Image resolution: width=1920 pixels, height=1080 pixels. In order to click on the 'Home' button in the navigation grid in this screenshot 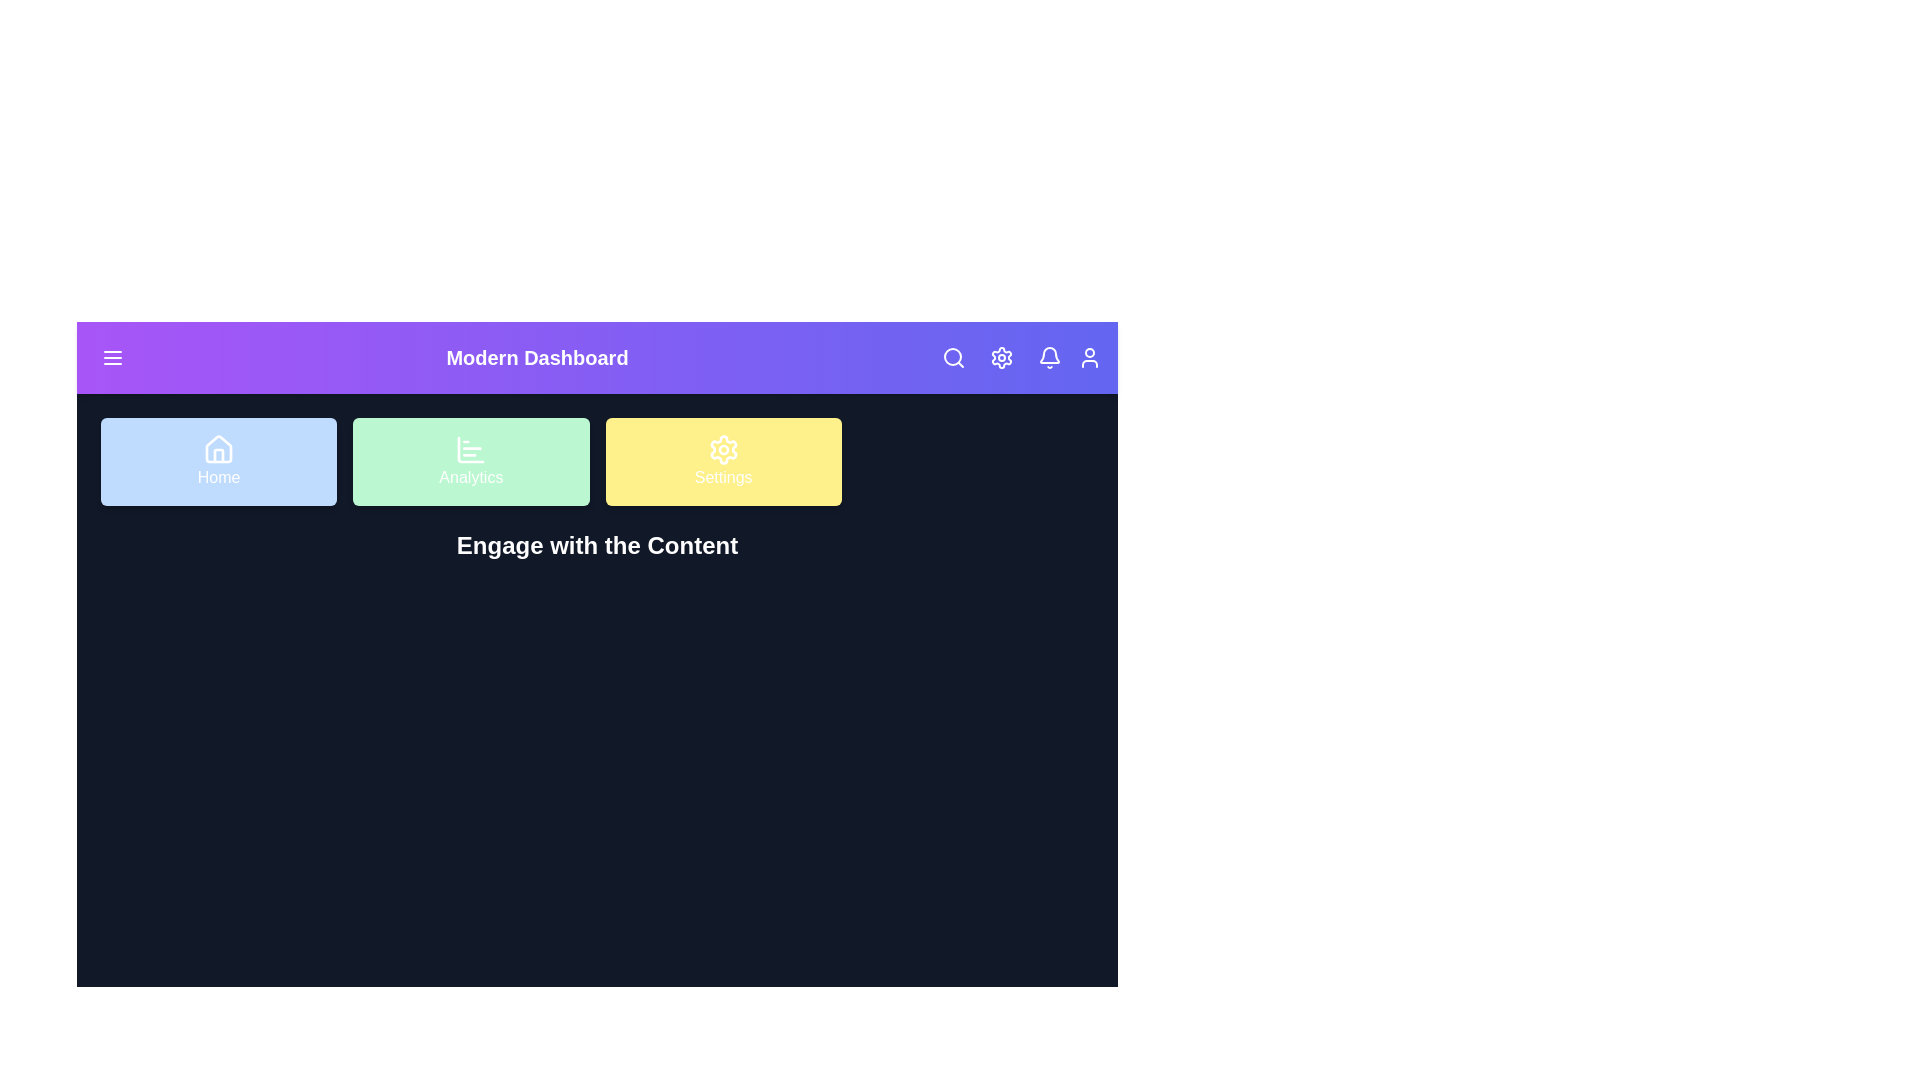, I will do `click(219, 462)`.